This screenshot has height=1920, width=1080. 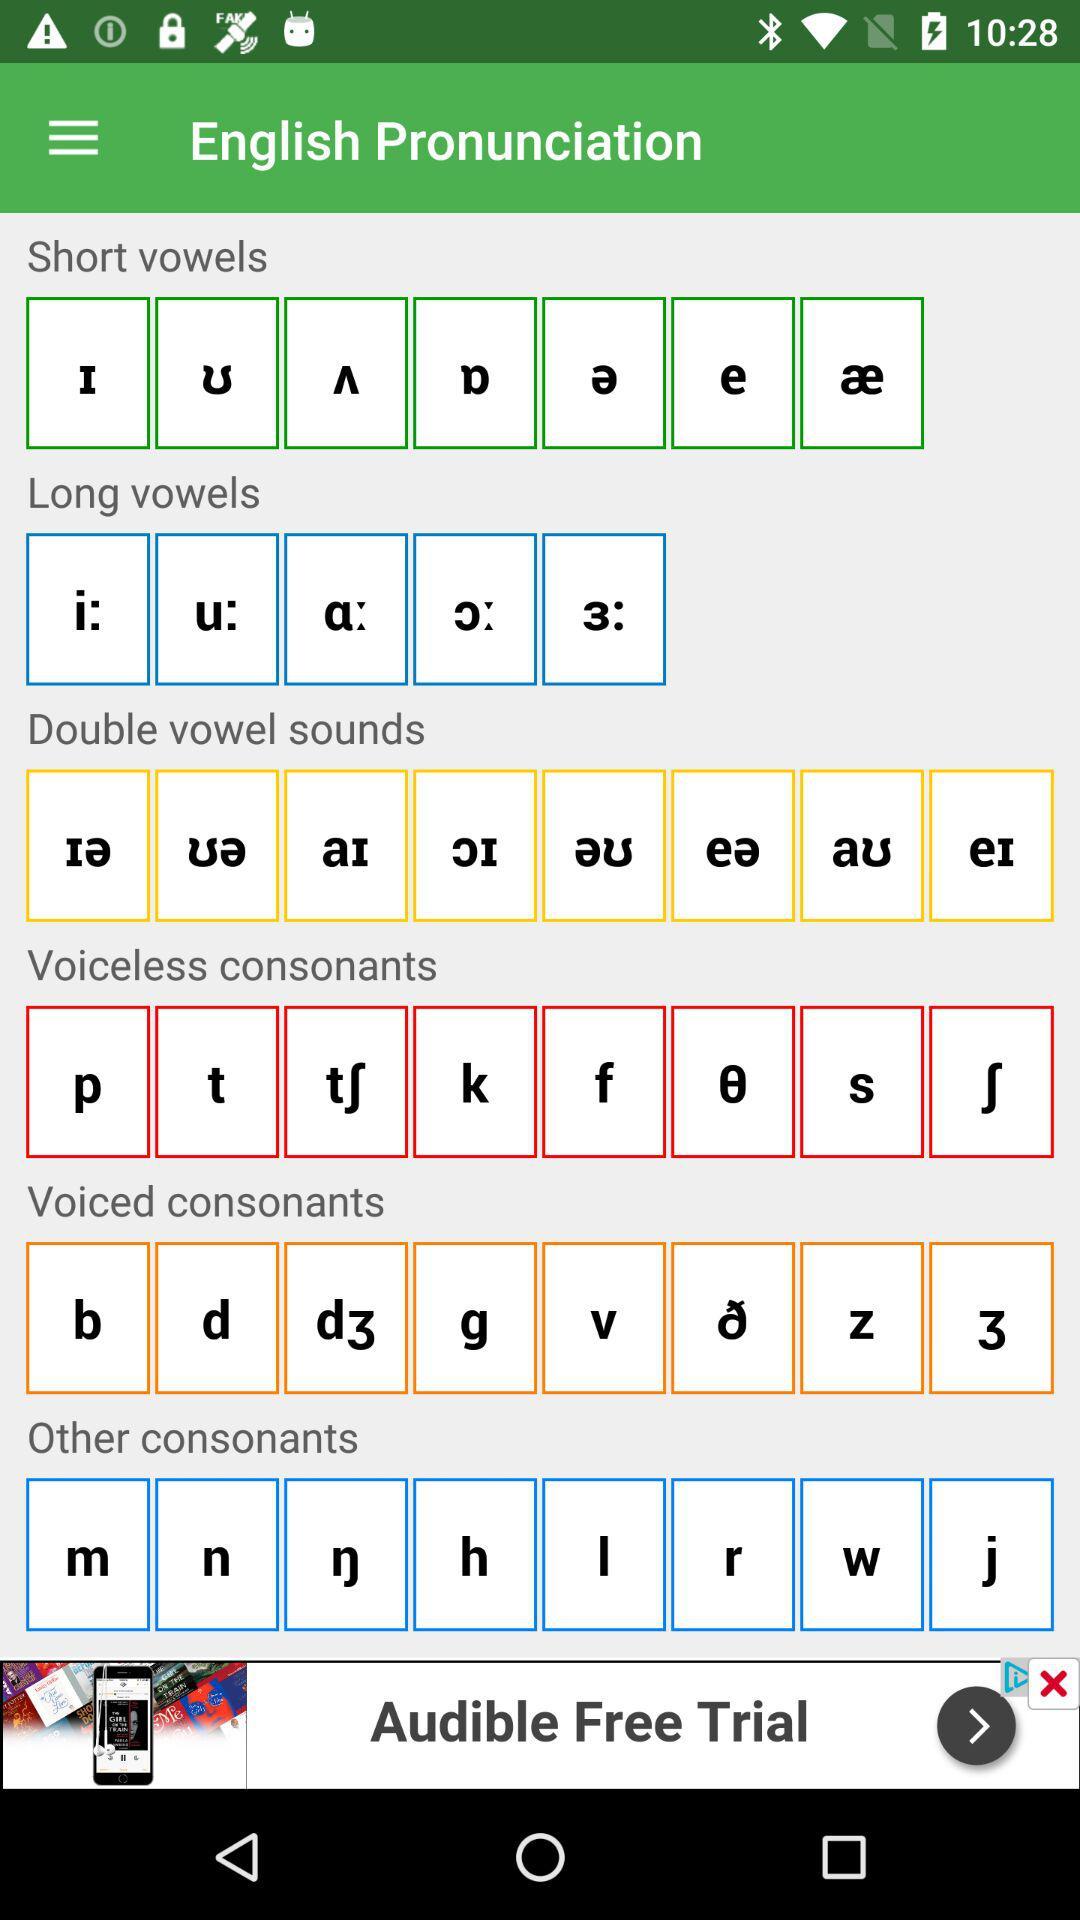 What do you see at coordinates (1052, 1682) in the screenshot?
I see `the close icon` at bounding box center [1052, 1682].